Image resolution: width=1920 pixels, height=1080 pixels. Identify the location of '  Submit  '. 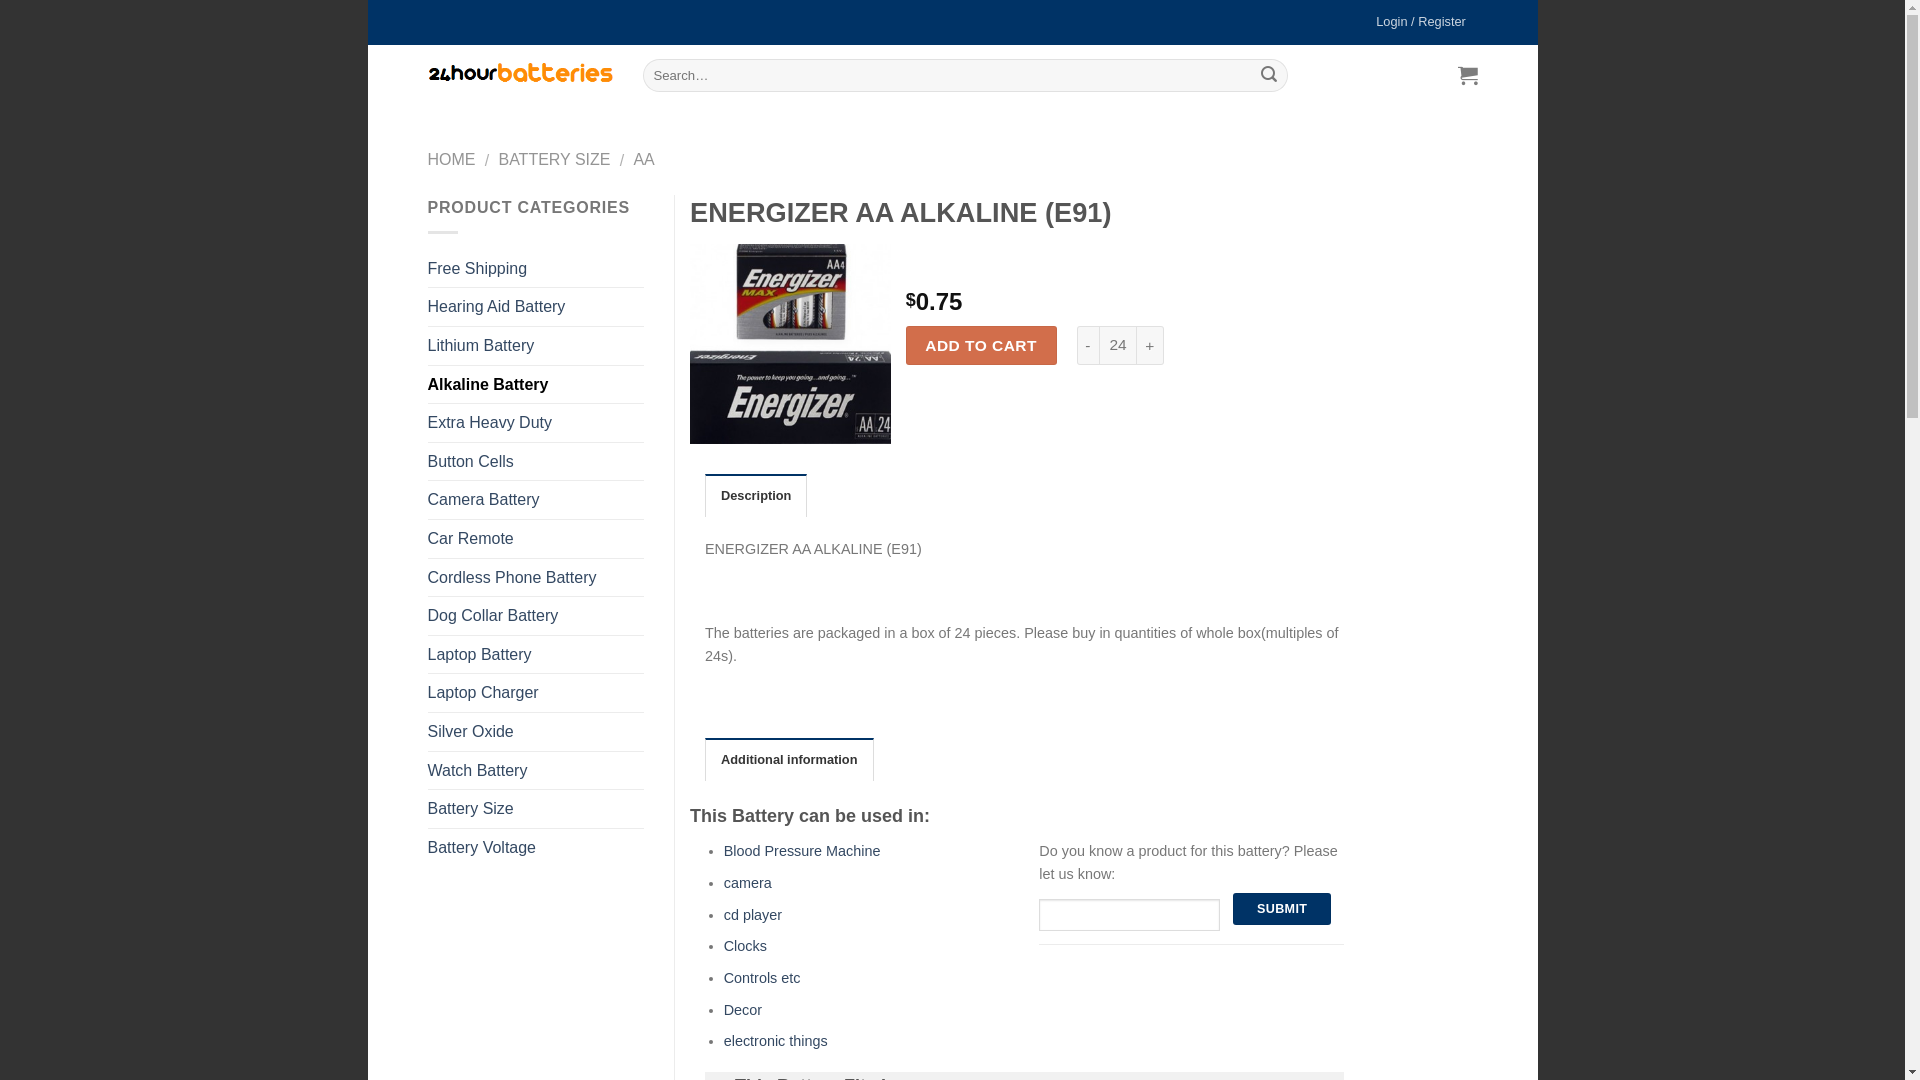
(1281, 909).